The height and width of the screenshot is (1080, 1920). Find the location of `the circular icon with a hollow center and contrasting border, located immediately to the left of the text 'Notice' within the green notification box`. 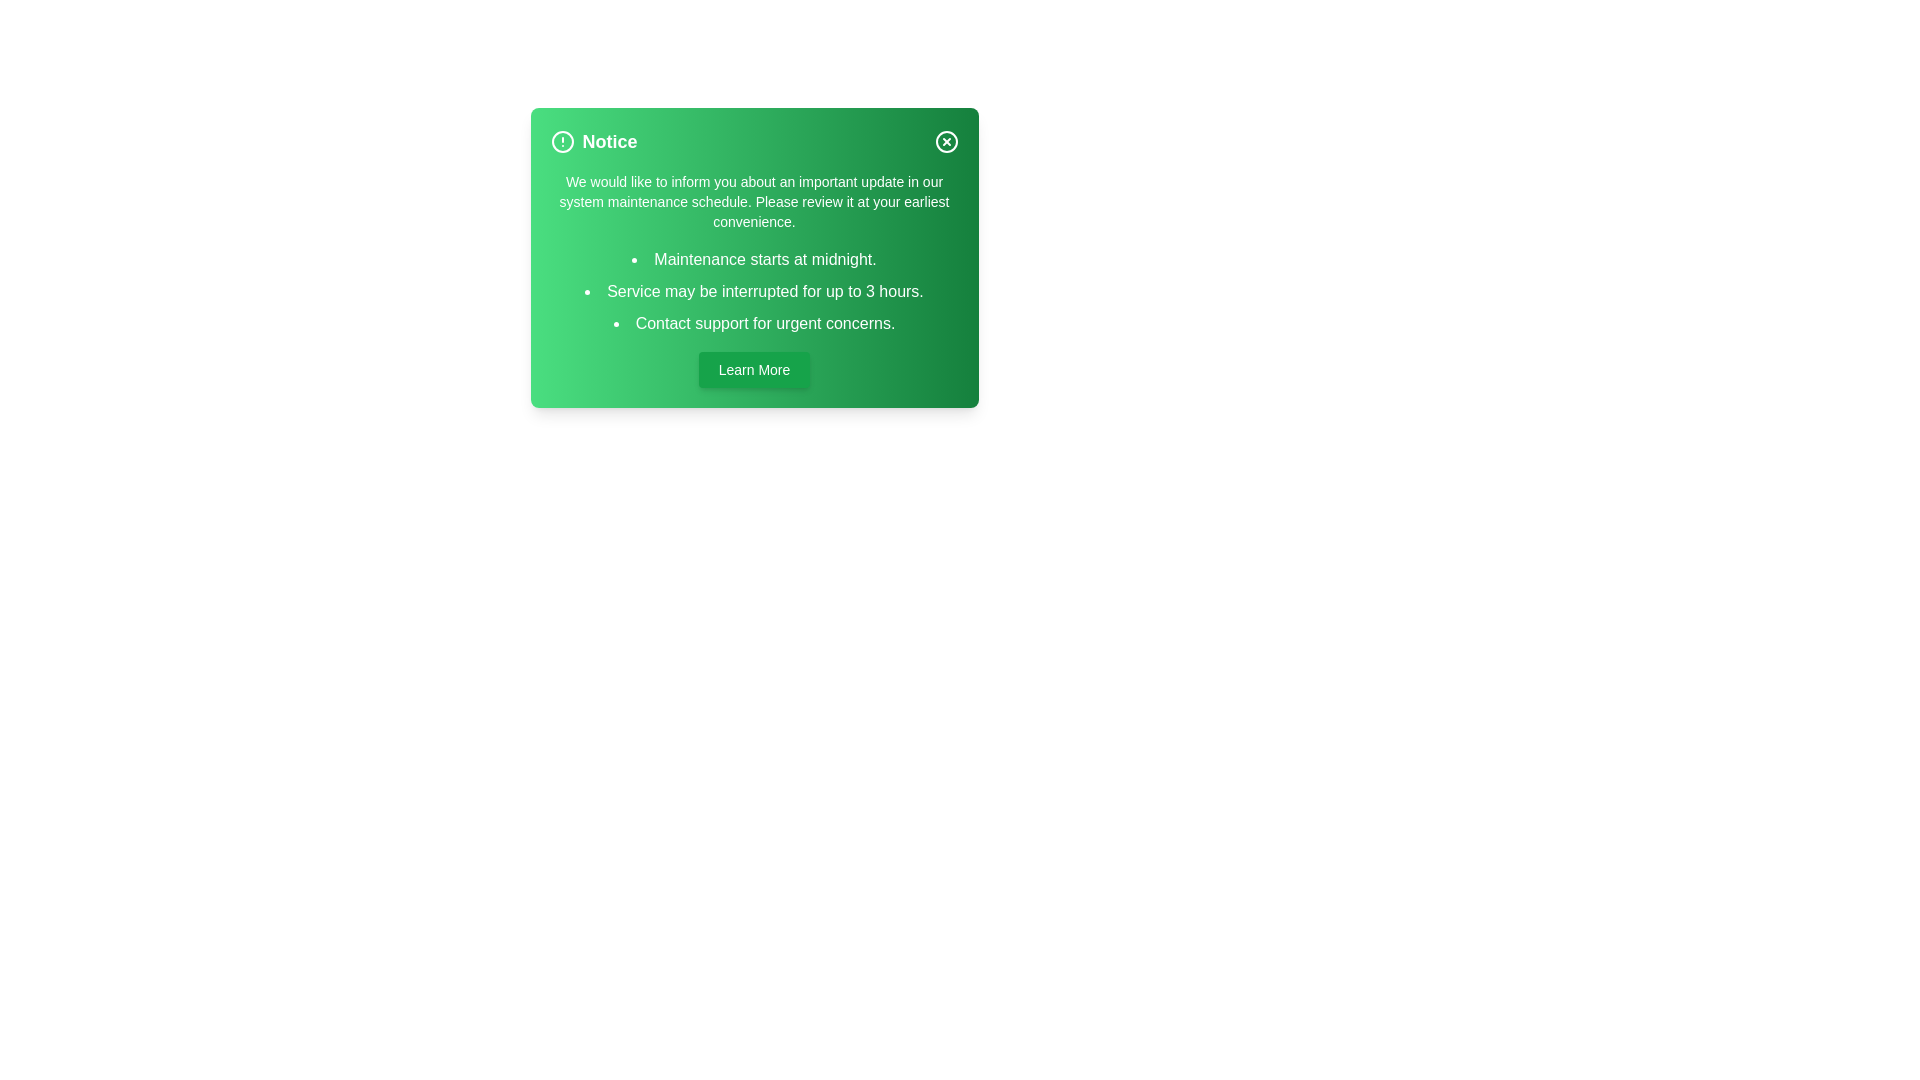

the circular icon with a hollow center and contrasting border, located immediately to the left of the text 'Notice' within the green notification box is located at coordinates (561, 141).